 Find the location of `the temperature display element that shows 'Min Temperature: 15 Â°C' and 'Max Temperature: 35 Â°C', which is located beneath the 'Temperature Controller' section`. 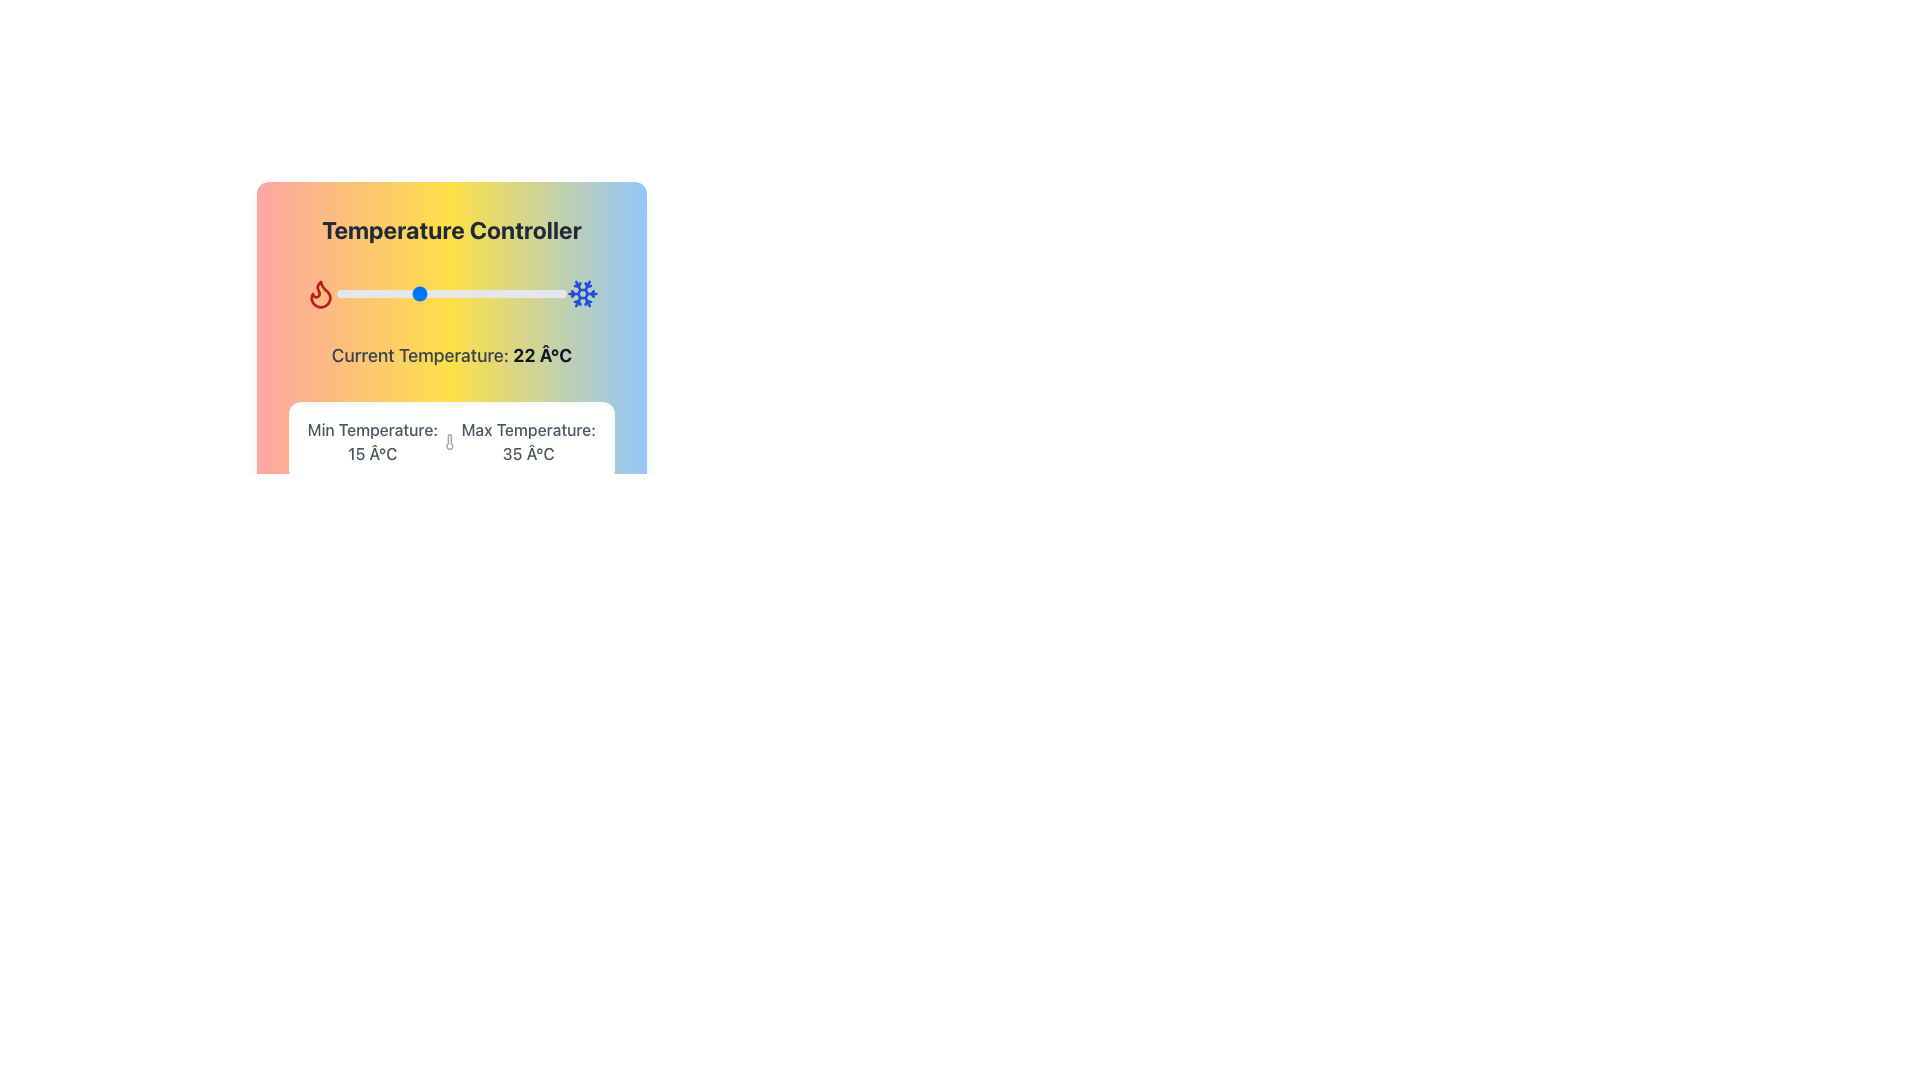

the temperature display element that shows 'Min Temperature: 15 Â°C' and 'Max Temperature: 35 Â°C', which is located beneath the 'Temperature Controller' section is located at coordinates (450, 441).